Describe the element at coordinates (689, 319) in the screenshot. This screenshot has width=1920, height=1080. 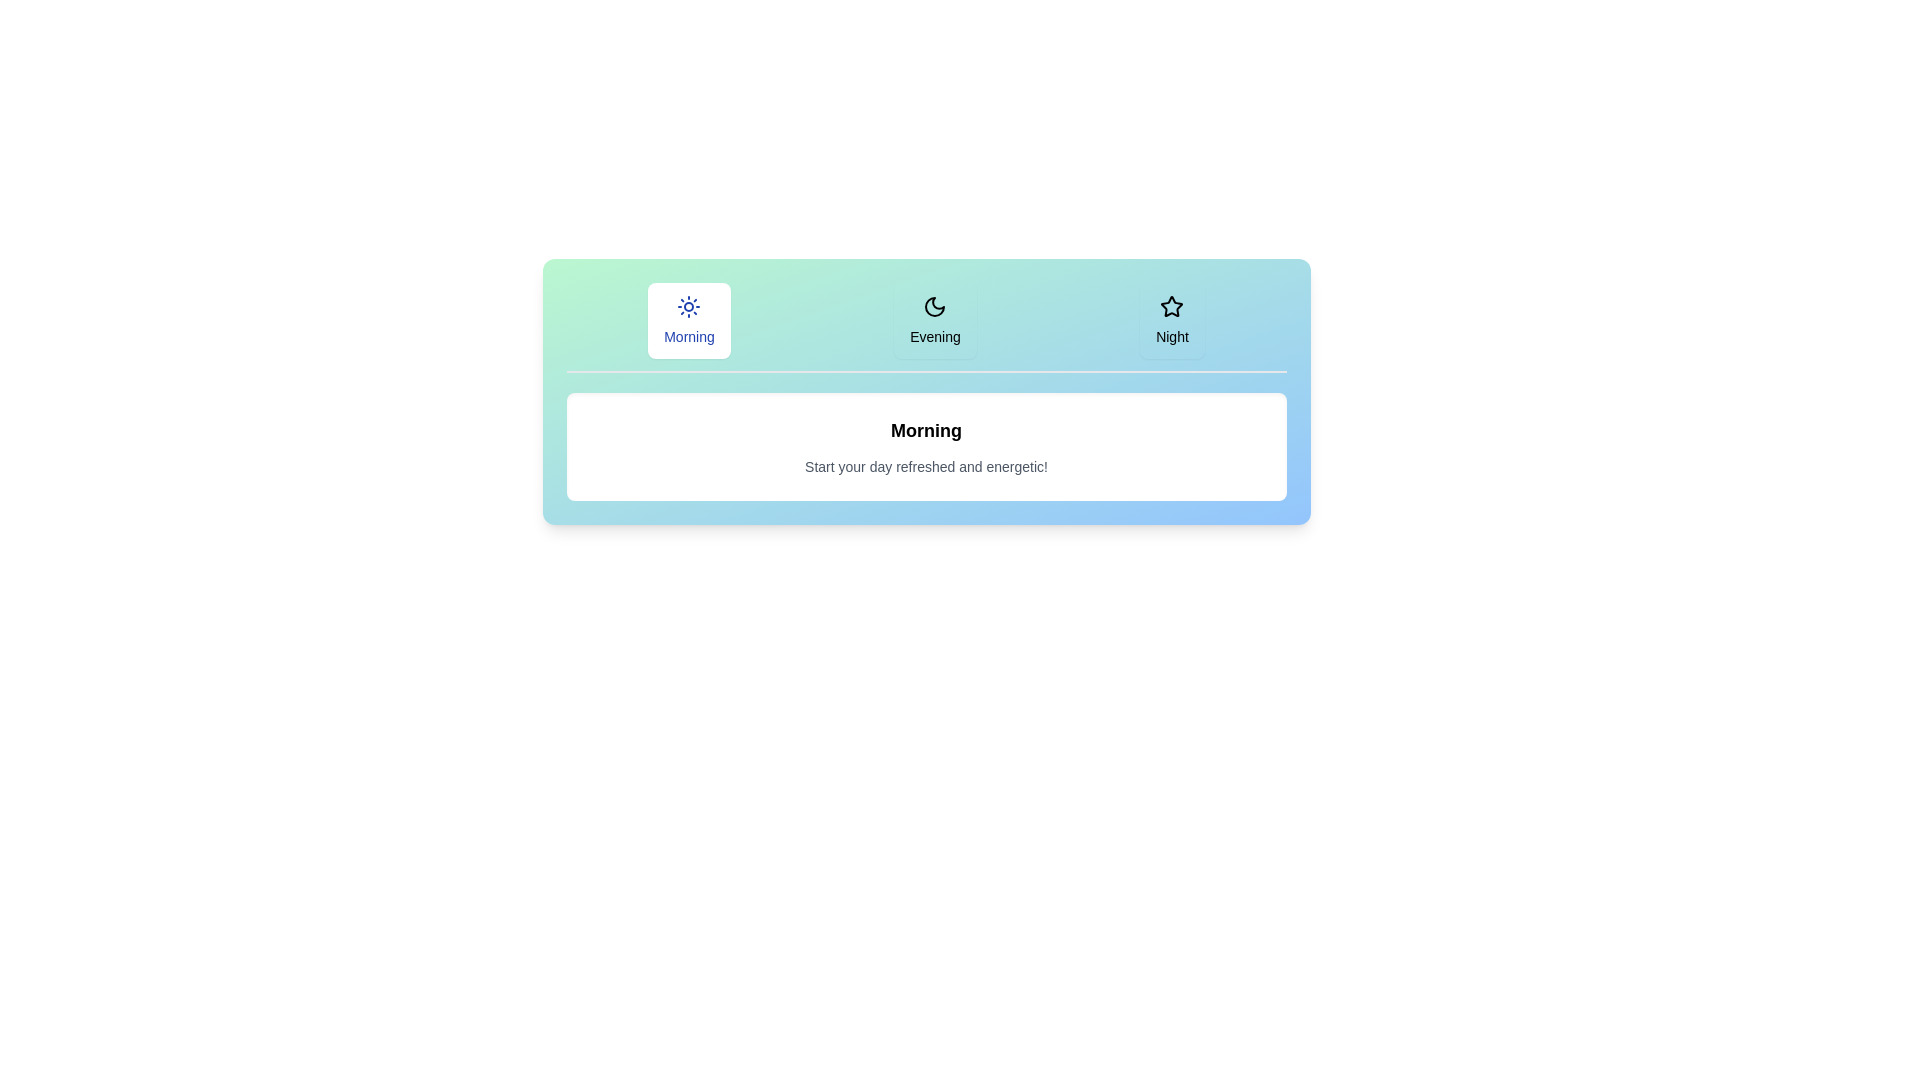
I see `the tab labeled Morning to select it` at that location.